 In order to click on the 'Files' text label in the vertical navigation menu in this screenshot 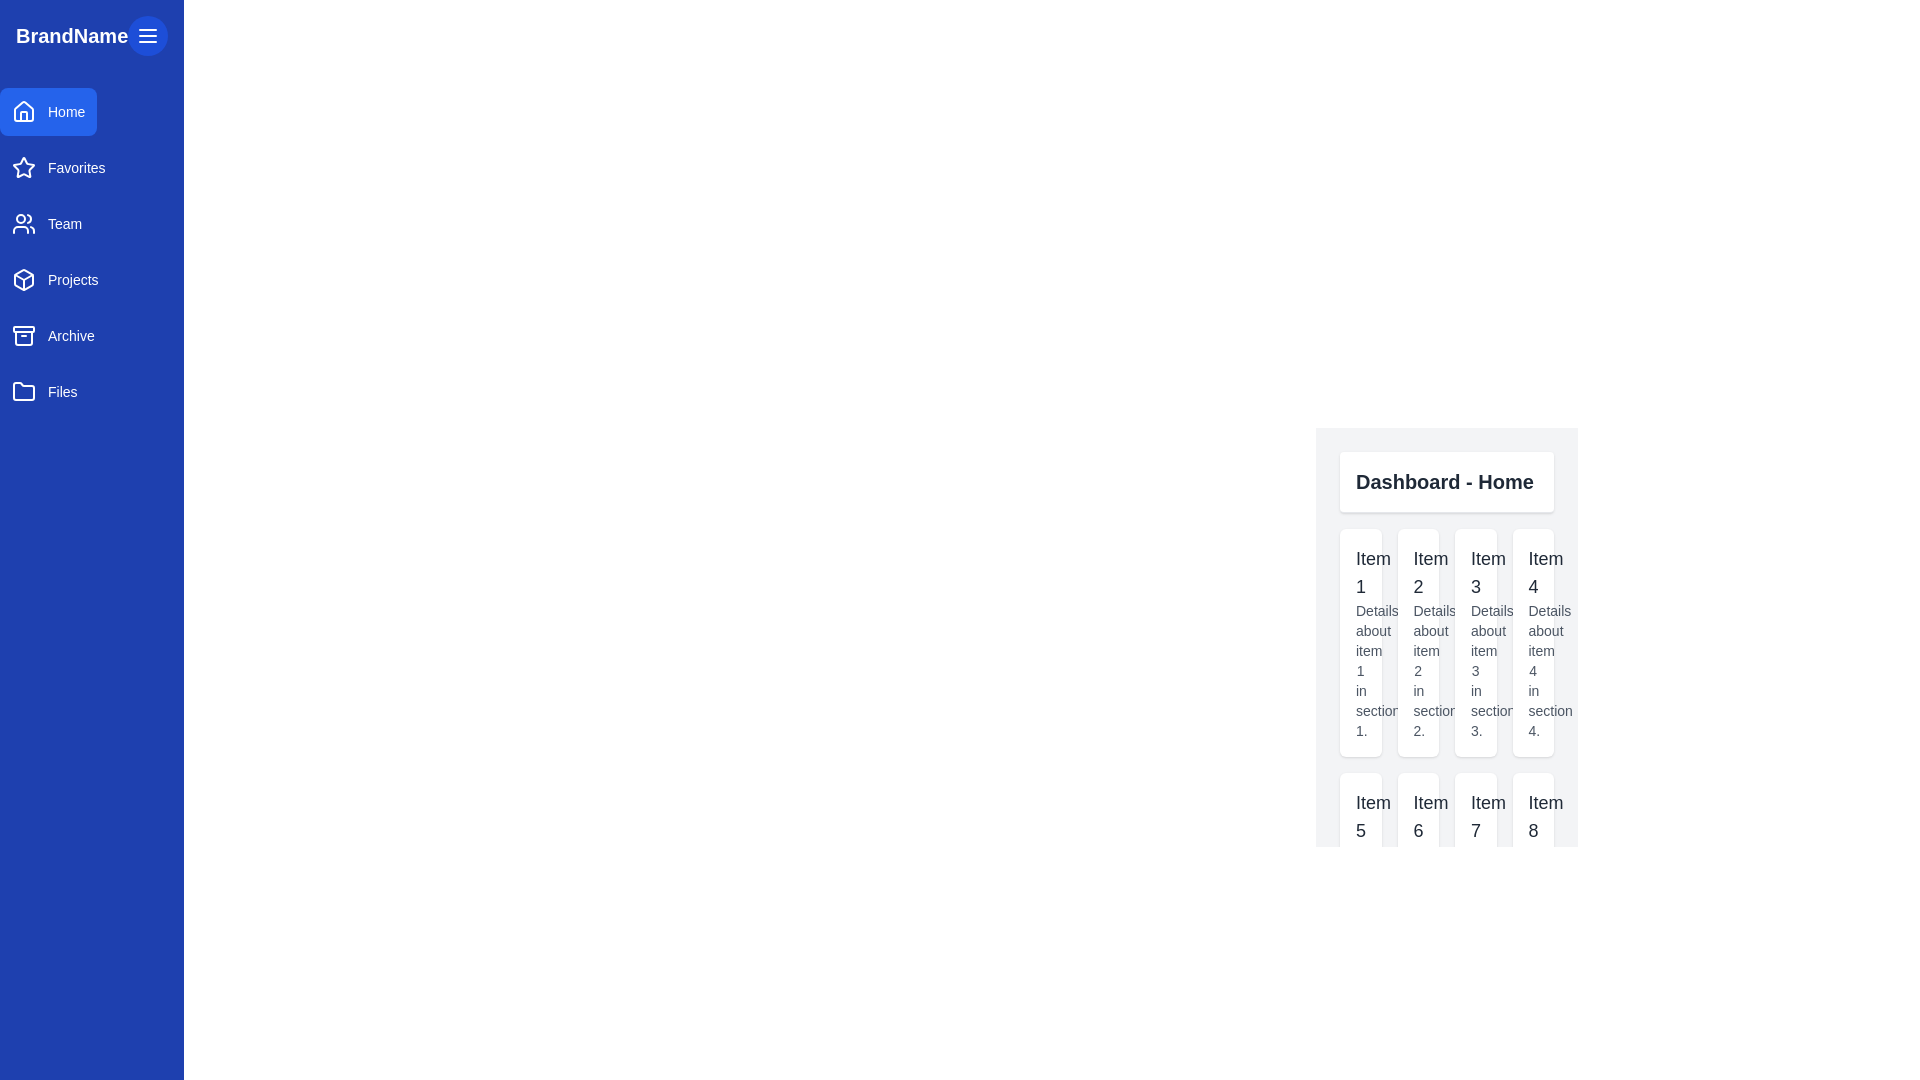, I will do `click(62, 392)`.